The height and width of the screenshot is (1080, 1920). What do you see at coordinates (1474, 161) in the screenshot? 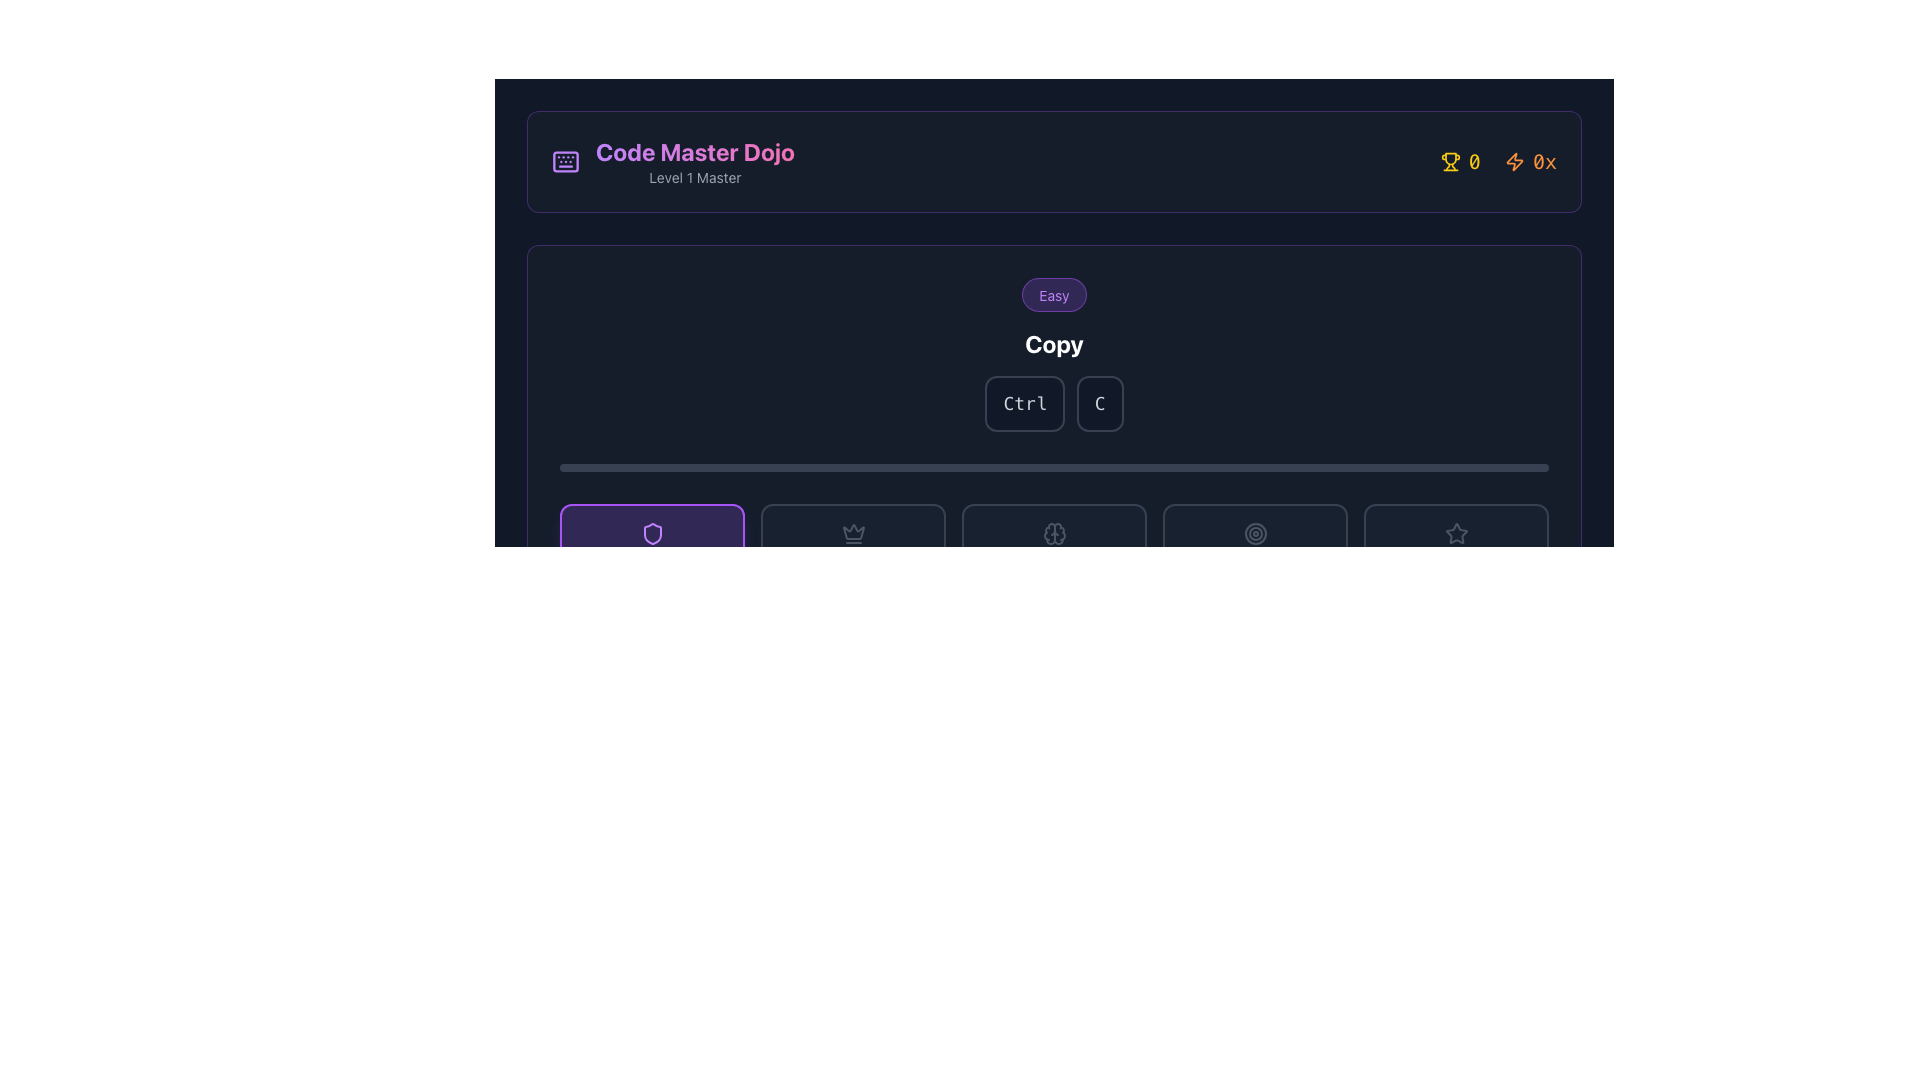
I see `the static text element displaying the large yellow number '0' in the top-right section of the interface, which is part of a status or score tracker` at bounding box center [1474, 161].